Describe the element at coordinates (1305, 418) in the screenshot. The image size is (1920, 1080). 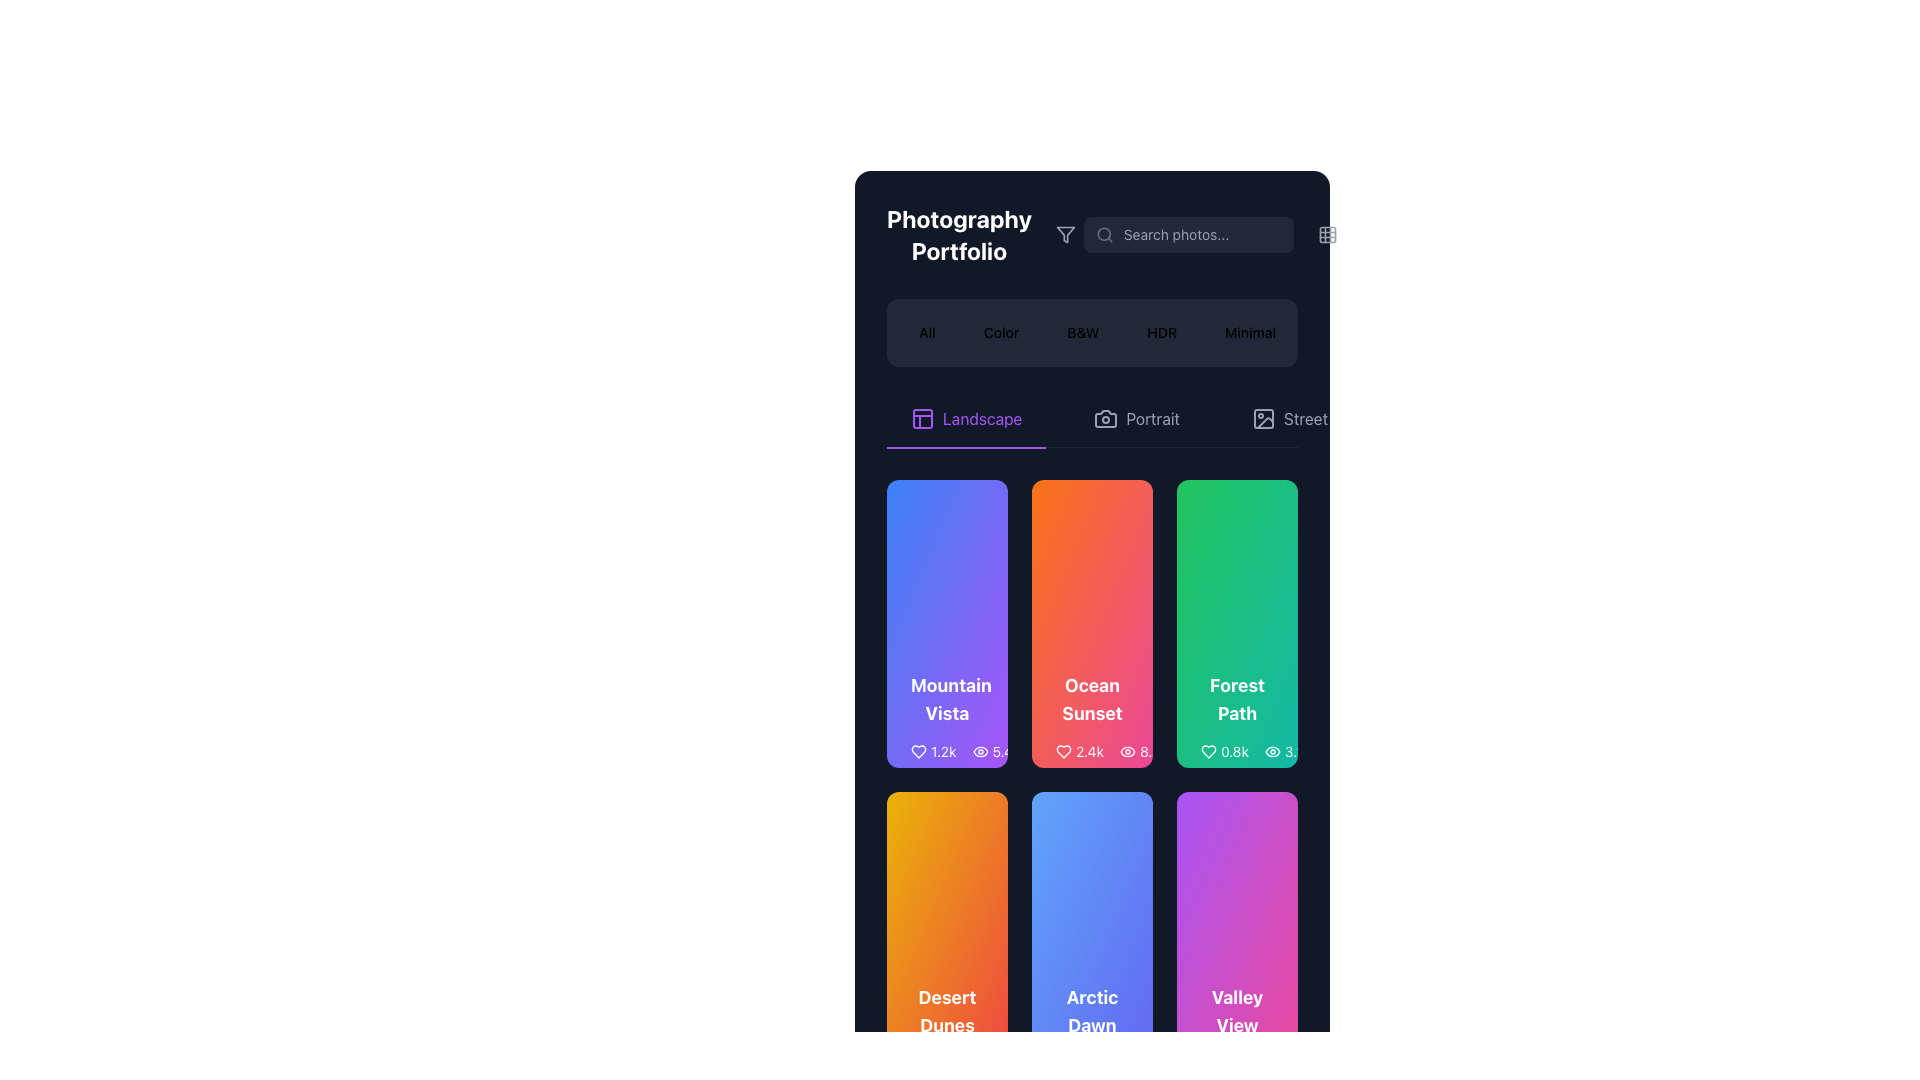
I see `or tab to the fifth button or label component in the horizontal navigation bar that allows users to filter or navigate to 'Street'` at that location.